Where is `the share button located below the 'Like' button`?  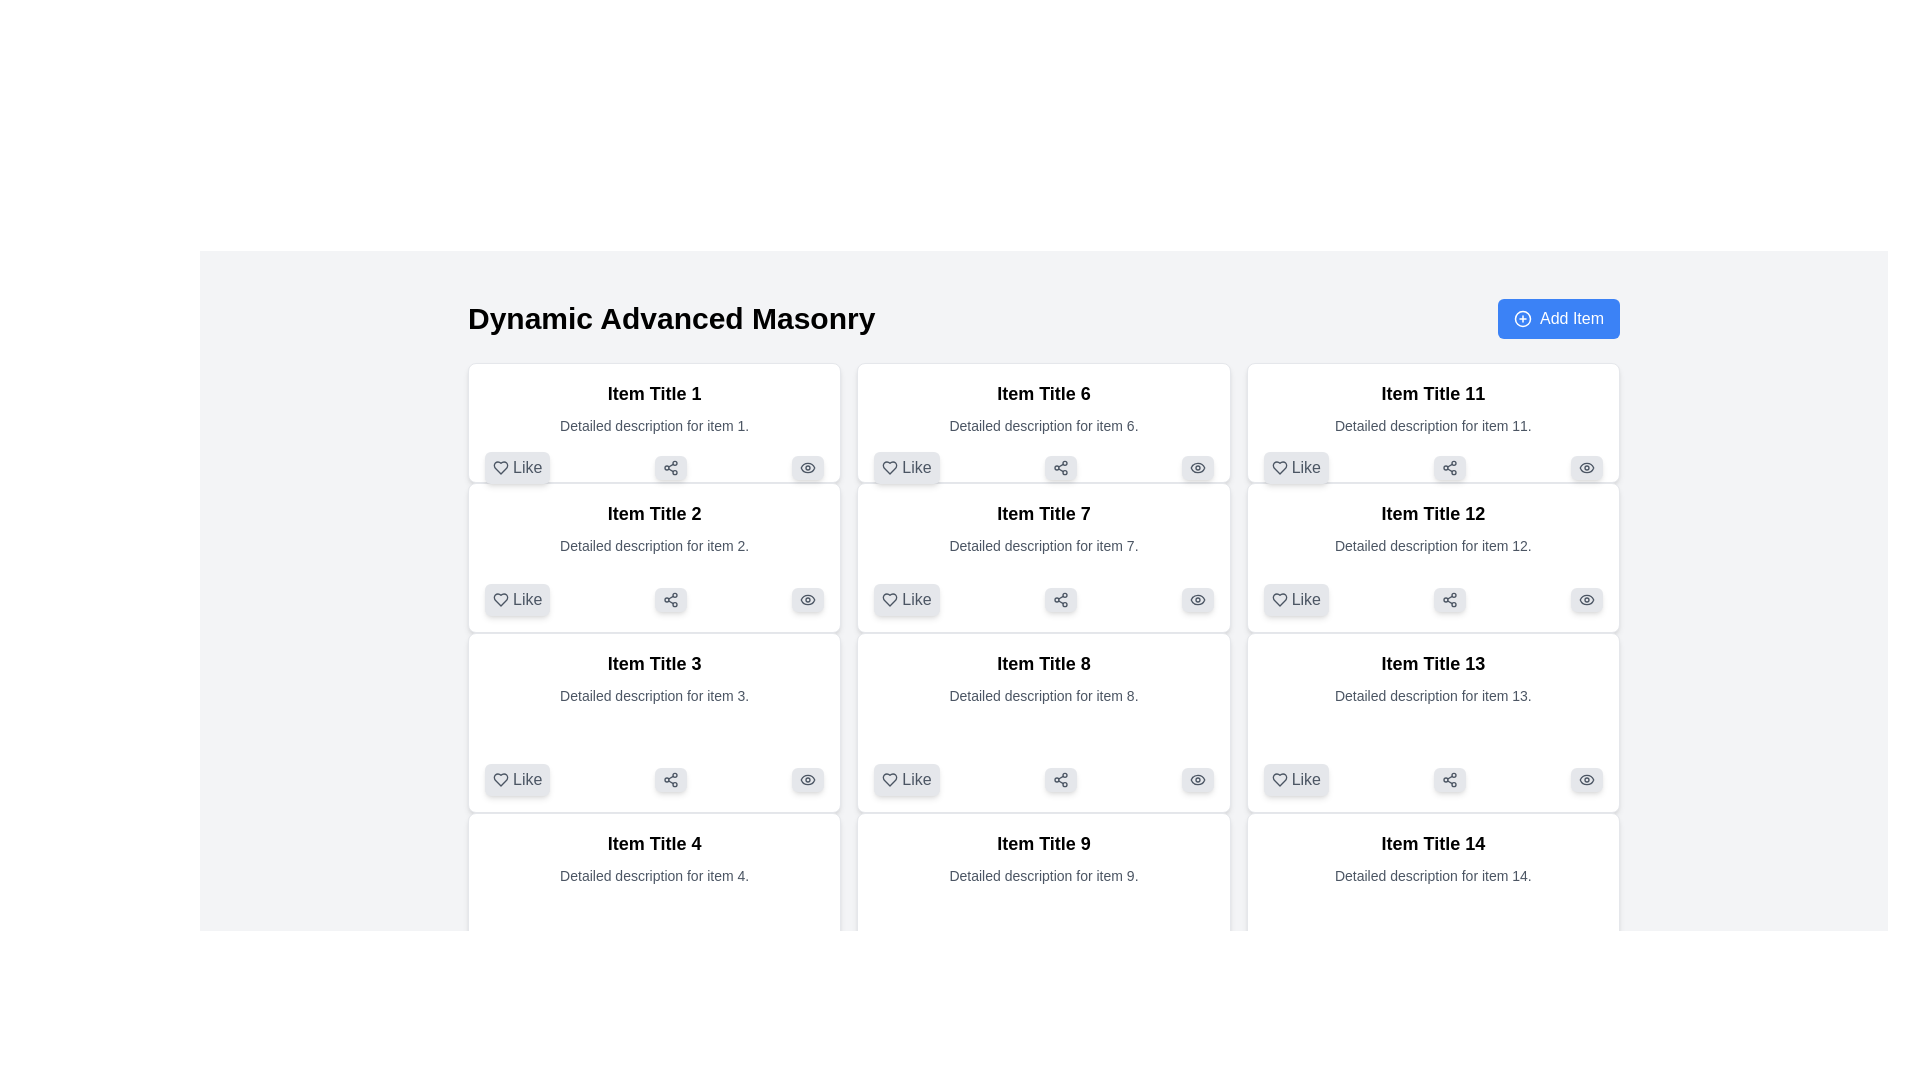 the share button located below the 'Like' button is located at coordinates (671, 467).